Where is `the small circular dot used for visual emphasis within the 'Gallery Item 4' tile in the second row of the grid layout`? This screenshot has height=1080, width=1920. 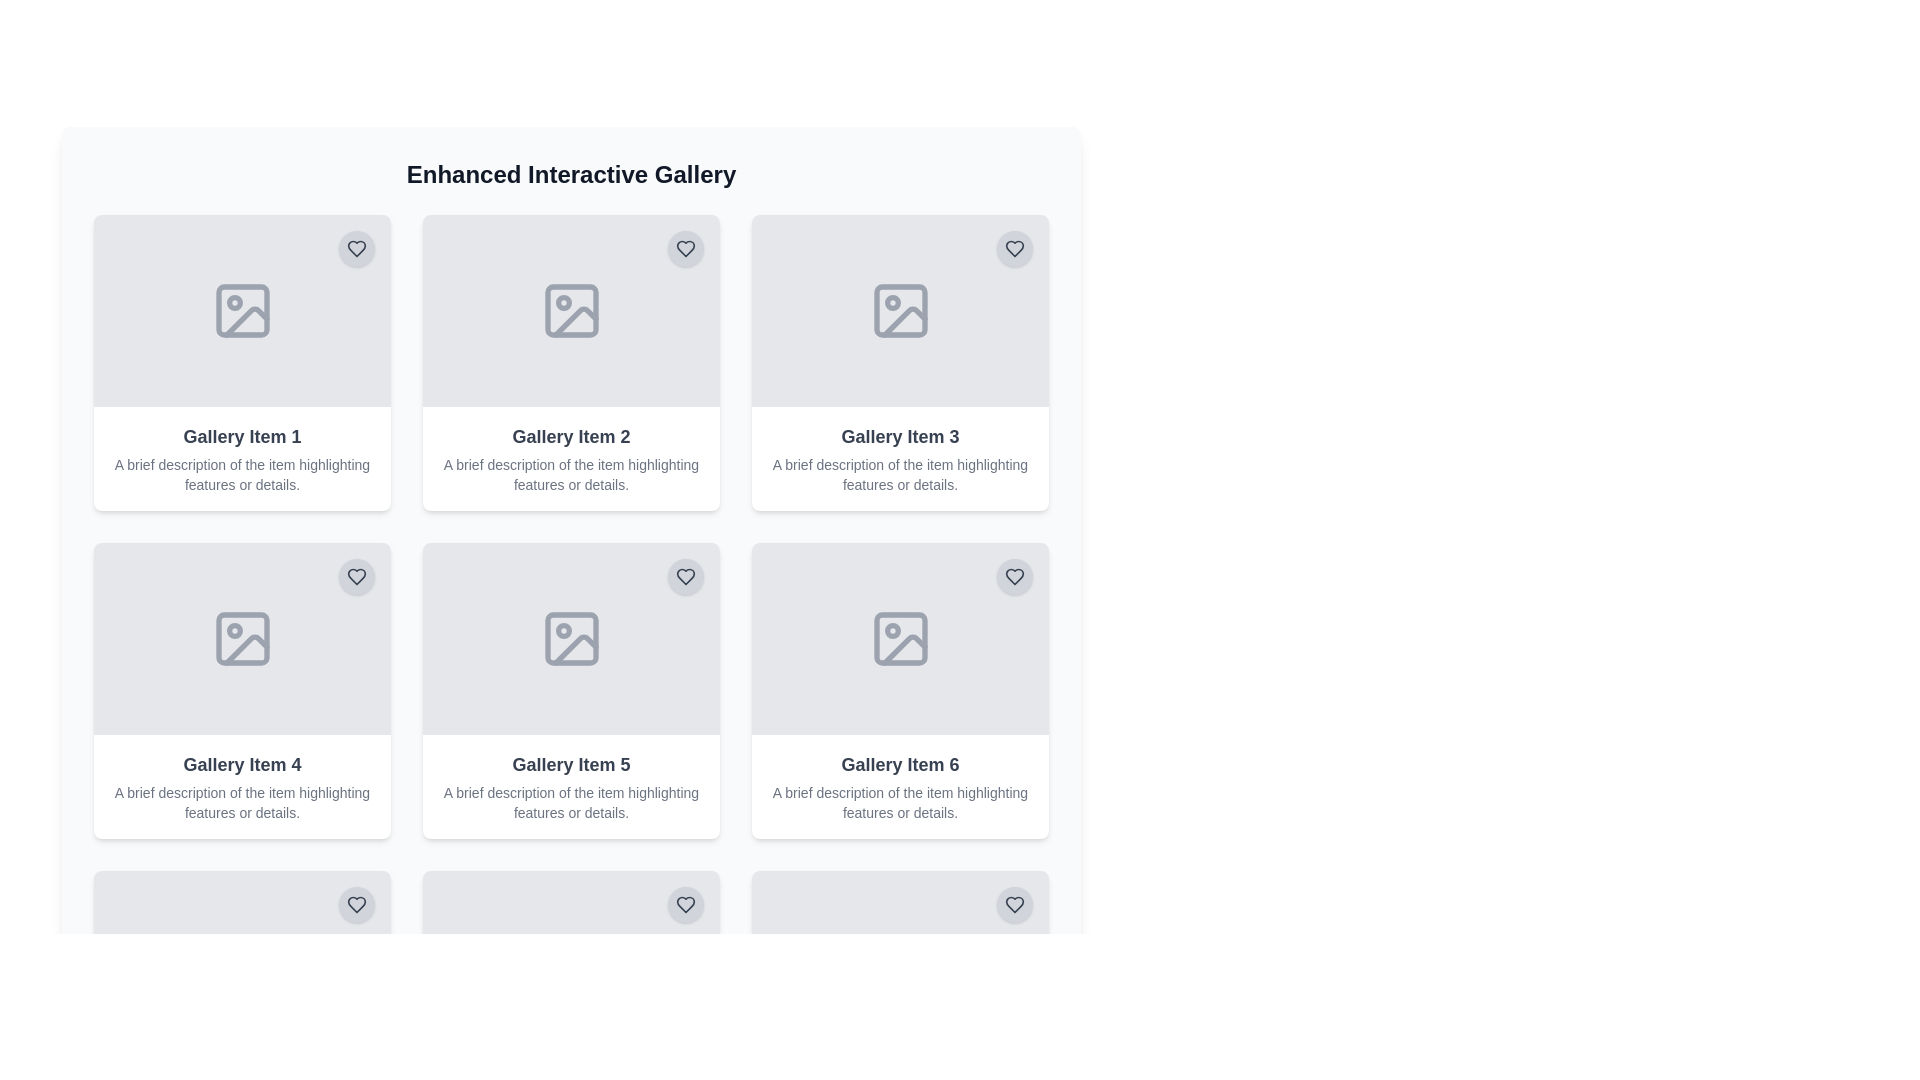 the small circular dot used for visual emphasis within the 'Gallery Item 4' tile in the second row of the grid layout is located at coordinates (234, 631).